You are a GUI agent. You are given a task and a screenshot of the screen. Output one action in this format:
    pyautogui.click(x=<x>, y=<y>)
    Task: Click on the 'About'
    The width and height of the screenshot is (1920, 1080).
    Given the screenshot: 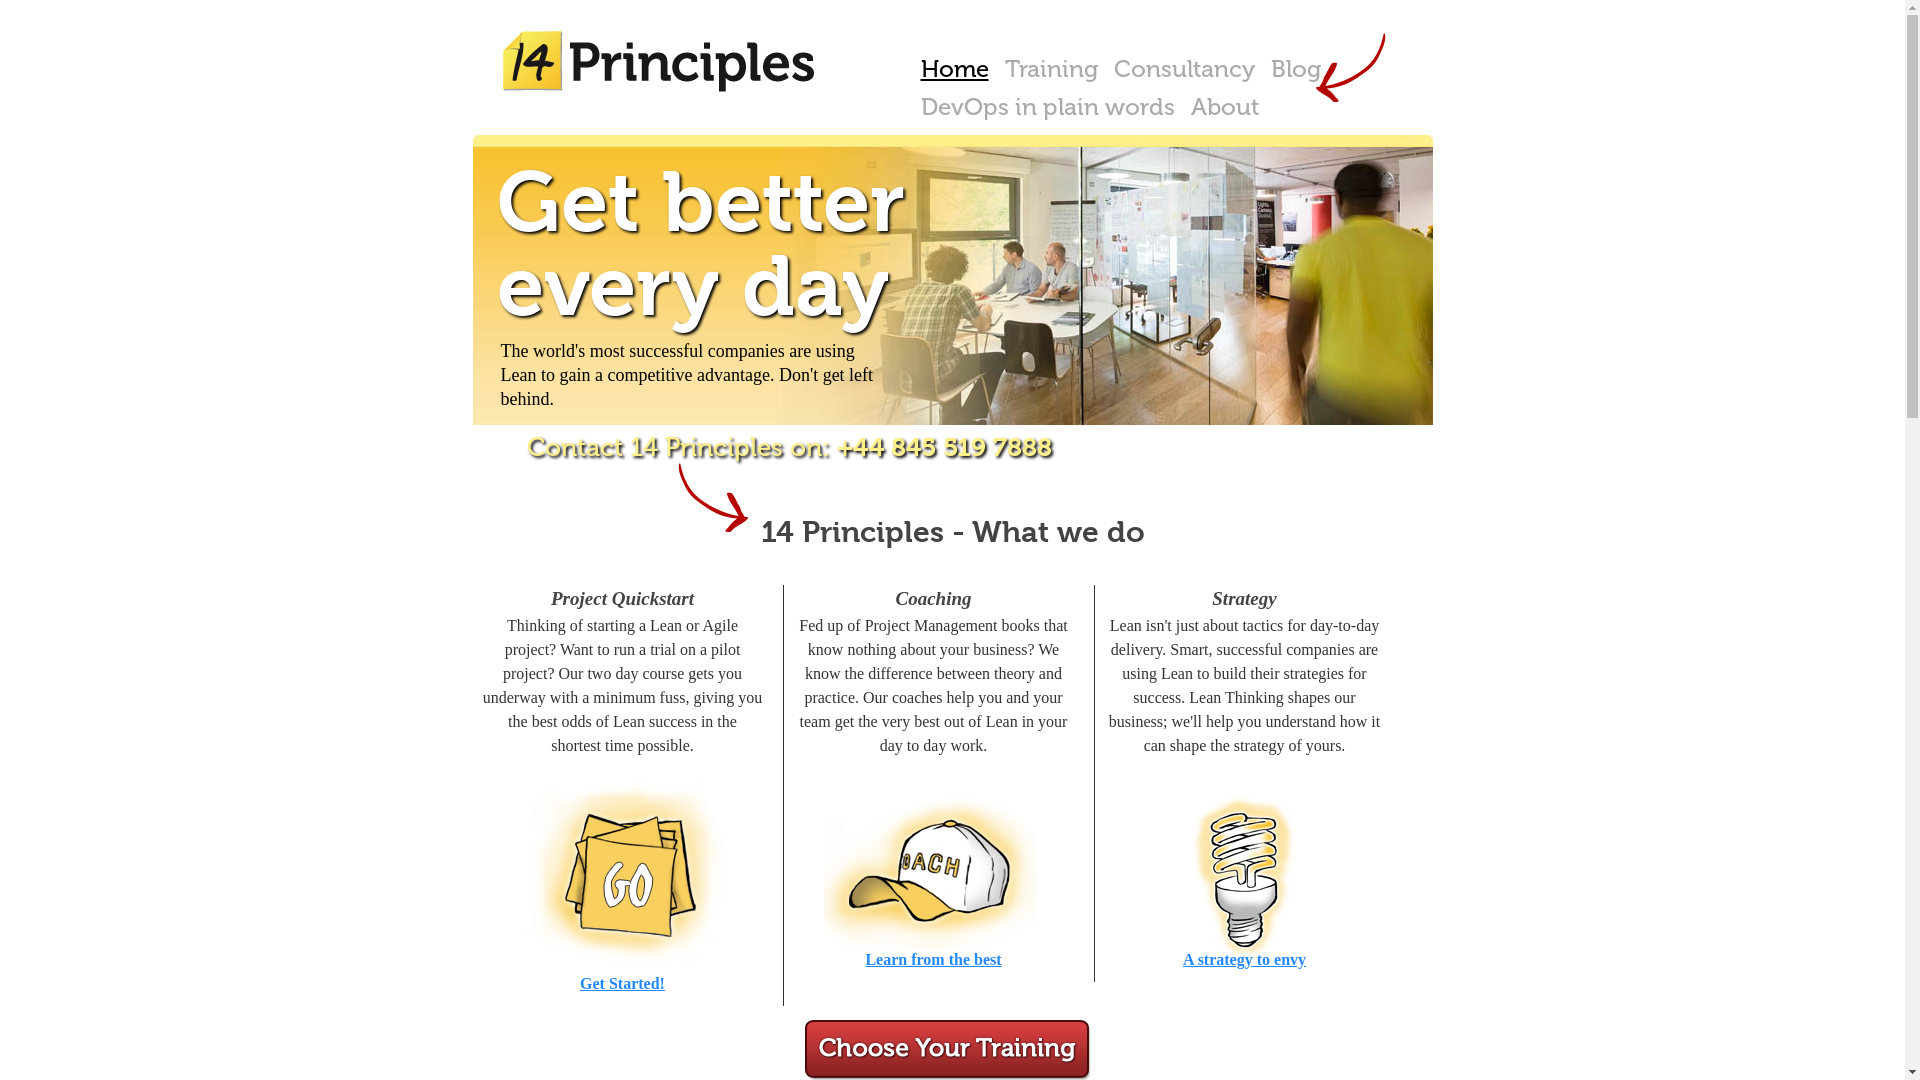 What is the action you would take?
    pyautogui.click(x=1181, y=107)
    